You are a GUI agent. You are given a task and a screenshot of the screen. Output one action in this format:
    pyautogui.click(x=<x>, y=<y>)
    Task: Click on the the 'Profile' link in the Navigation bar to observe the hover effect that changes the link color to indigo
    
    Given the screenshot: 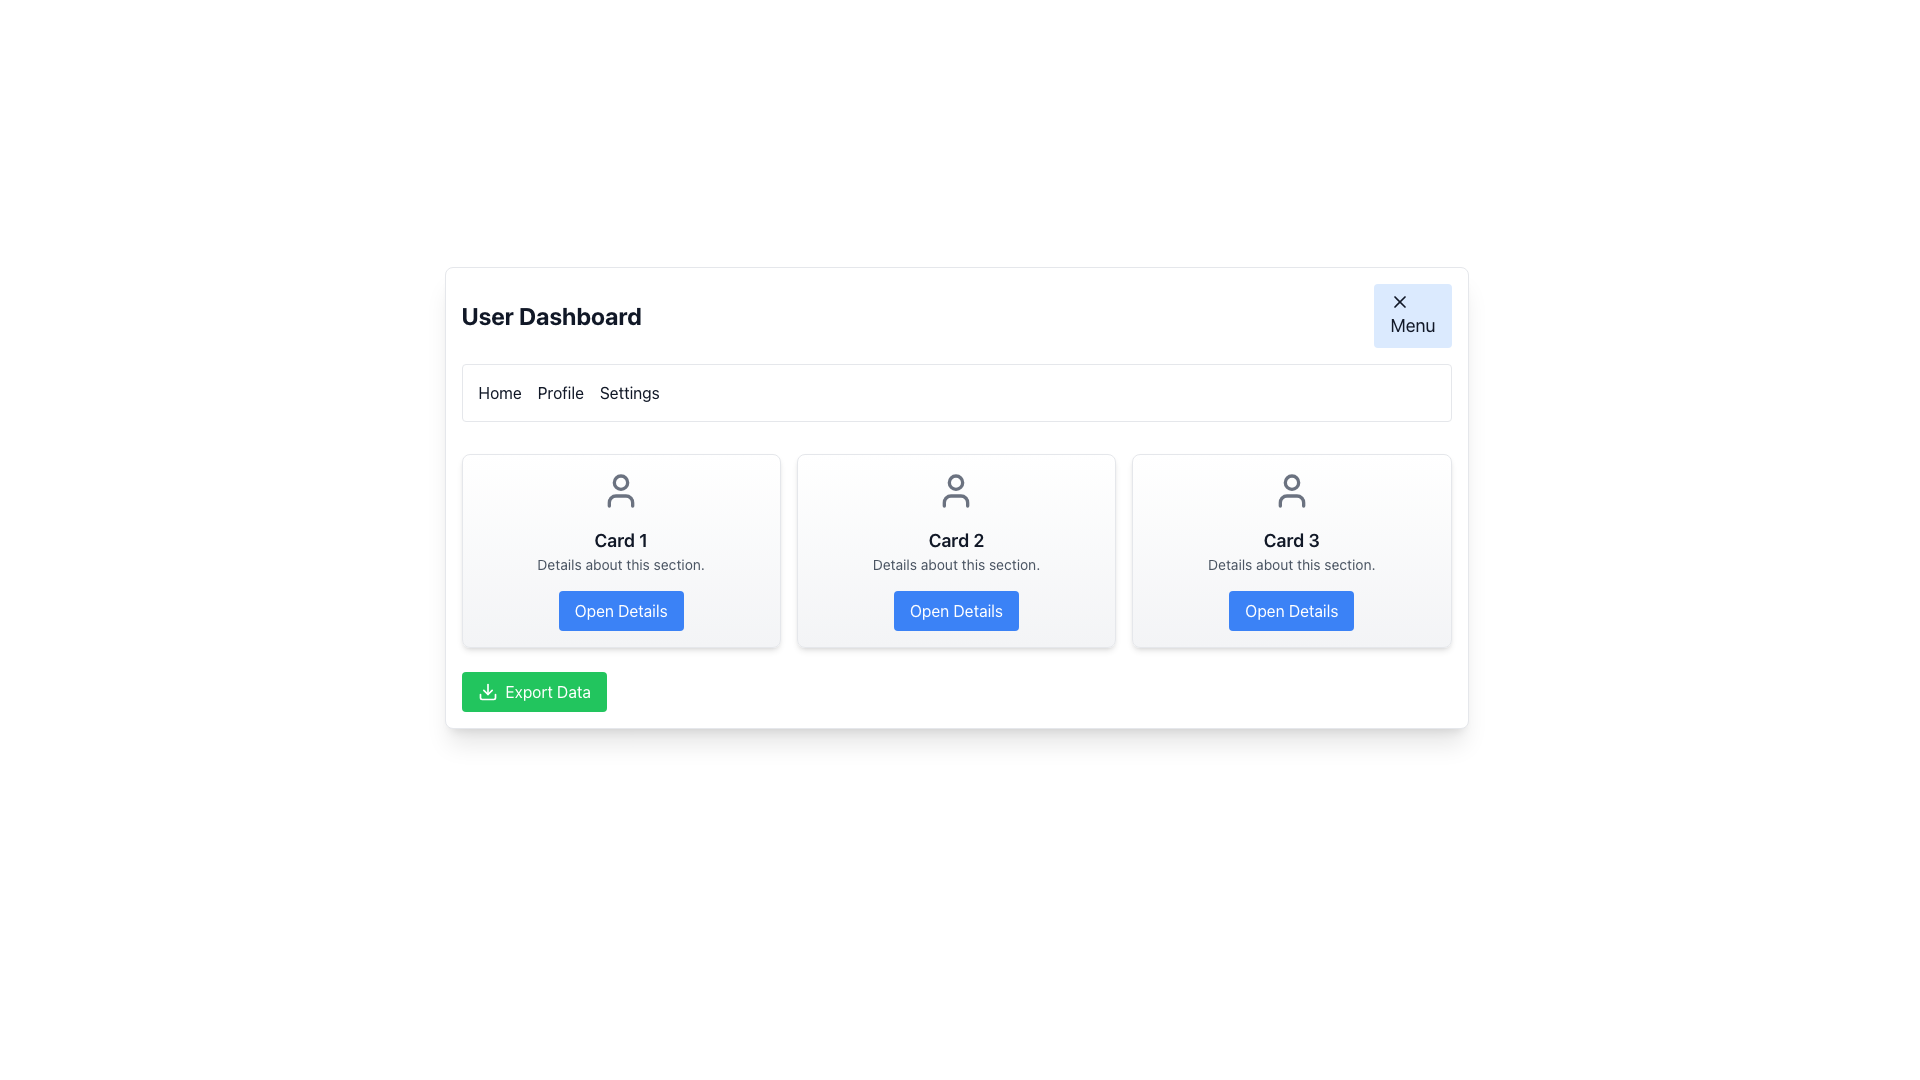 What is the action you would take?
    pyautogui.click(x=955, y=393)
    